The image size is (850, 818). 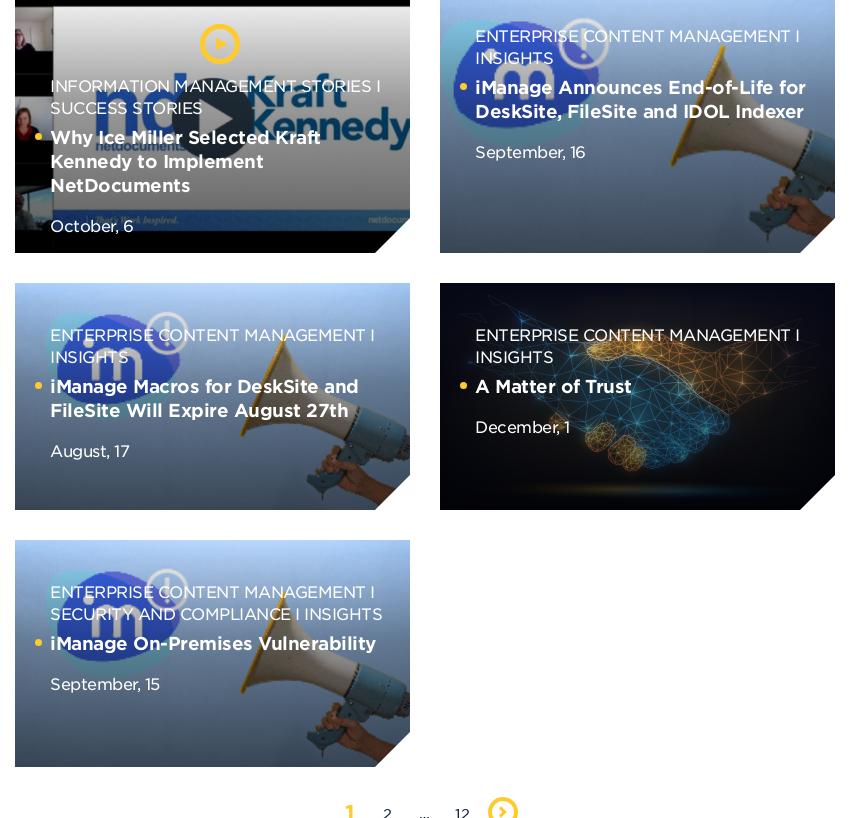 What do you see at coordinates (520, 425) in the screenshot?
I see `'December, 1'` at bounding box center [520, 425].